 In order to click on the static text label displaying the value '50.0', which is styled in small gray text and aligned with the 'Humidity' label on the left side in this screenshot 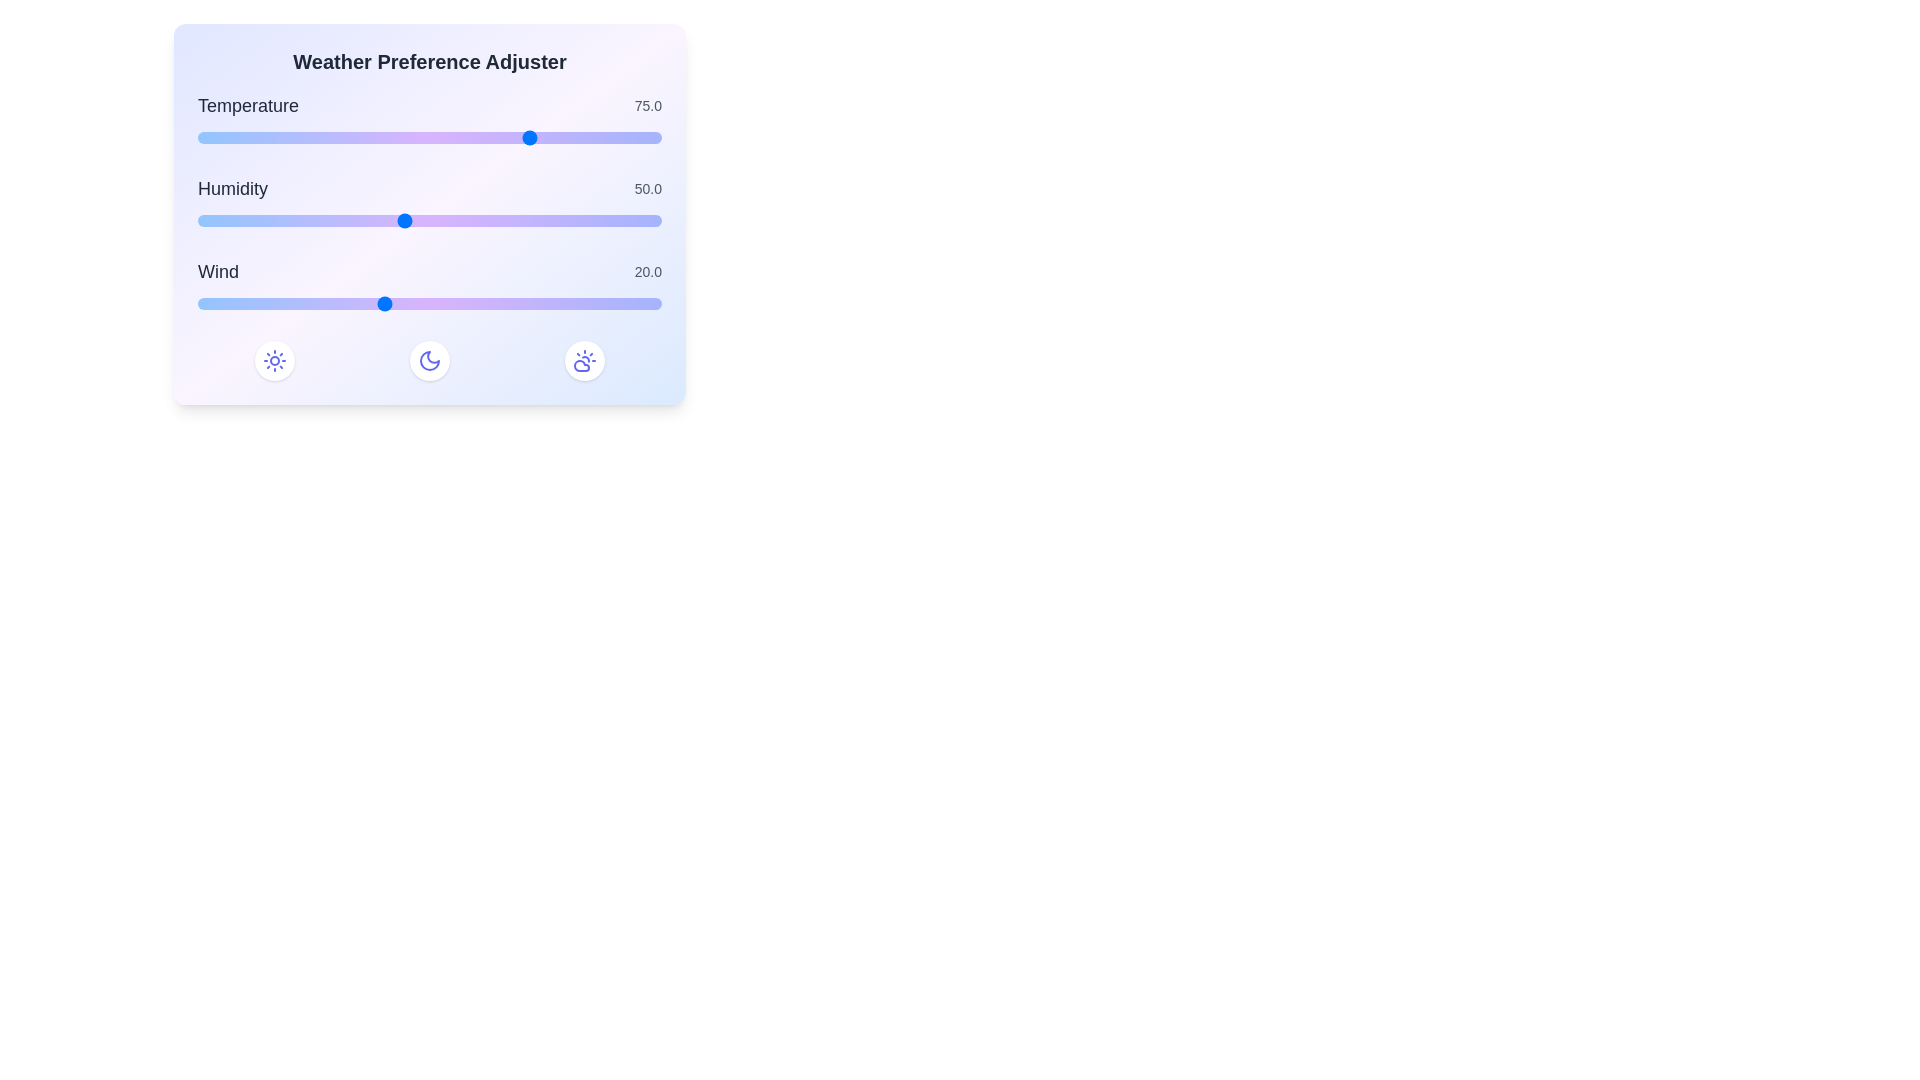, I will do `click(648, 189)`.